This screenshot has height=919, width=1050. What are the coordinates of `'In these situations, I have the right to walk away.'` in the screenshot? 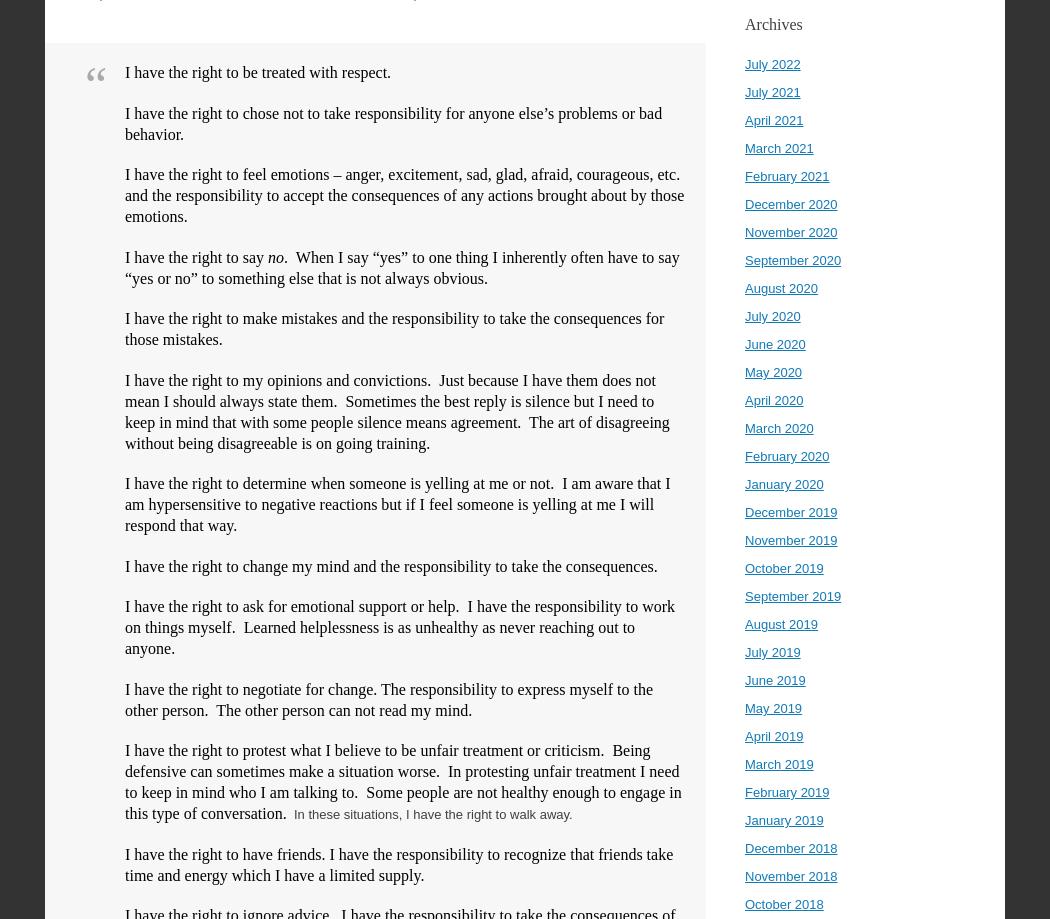 It's located at (428, 814).